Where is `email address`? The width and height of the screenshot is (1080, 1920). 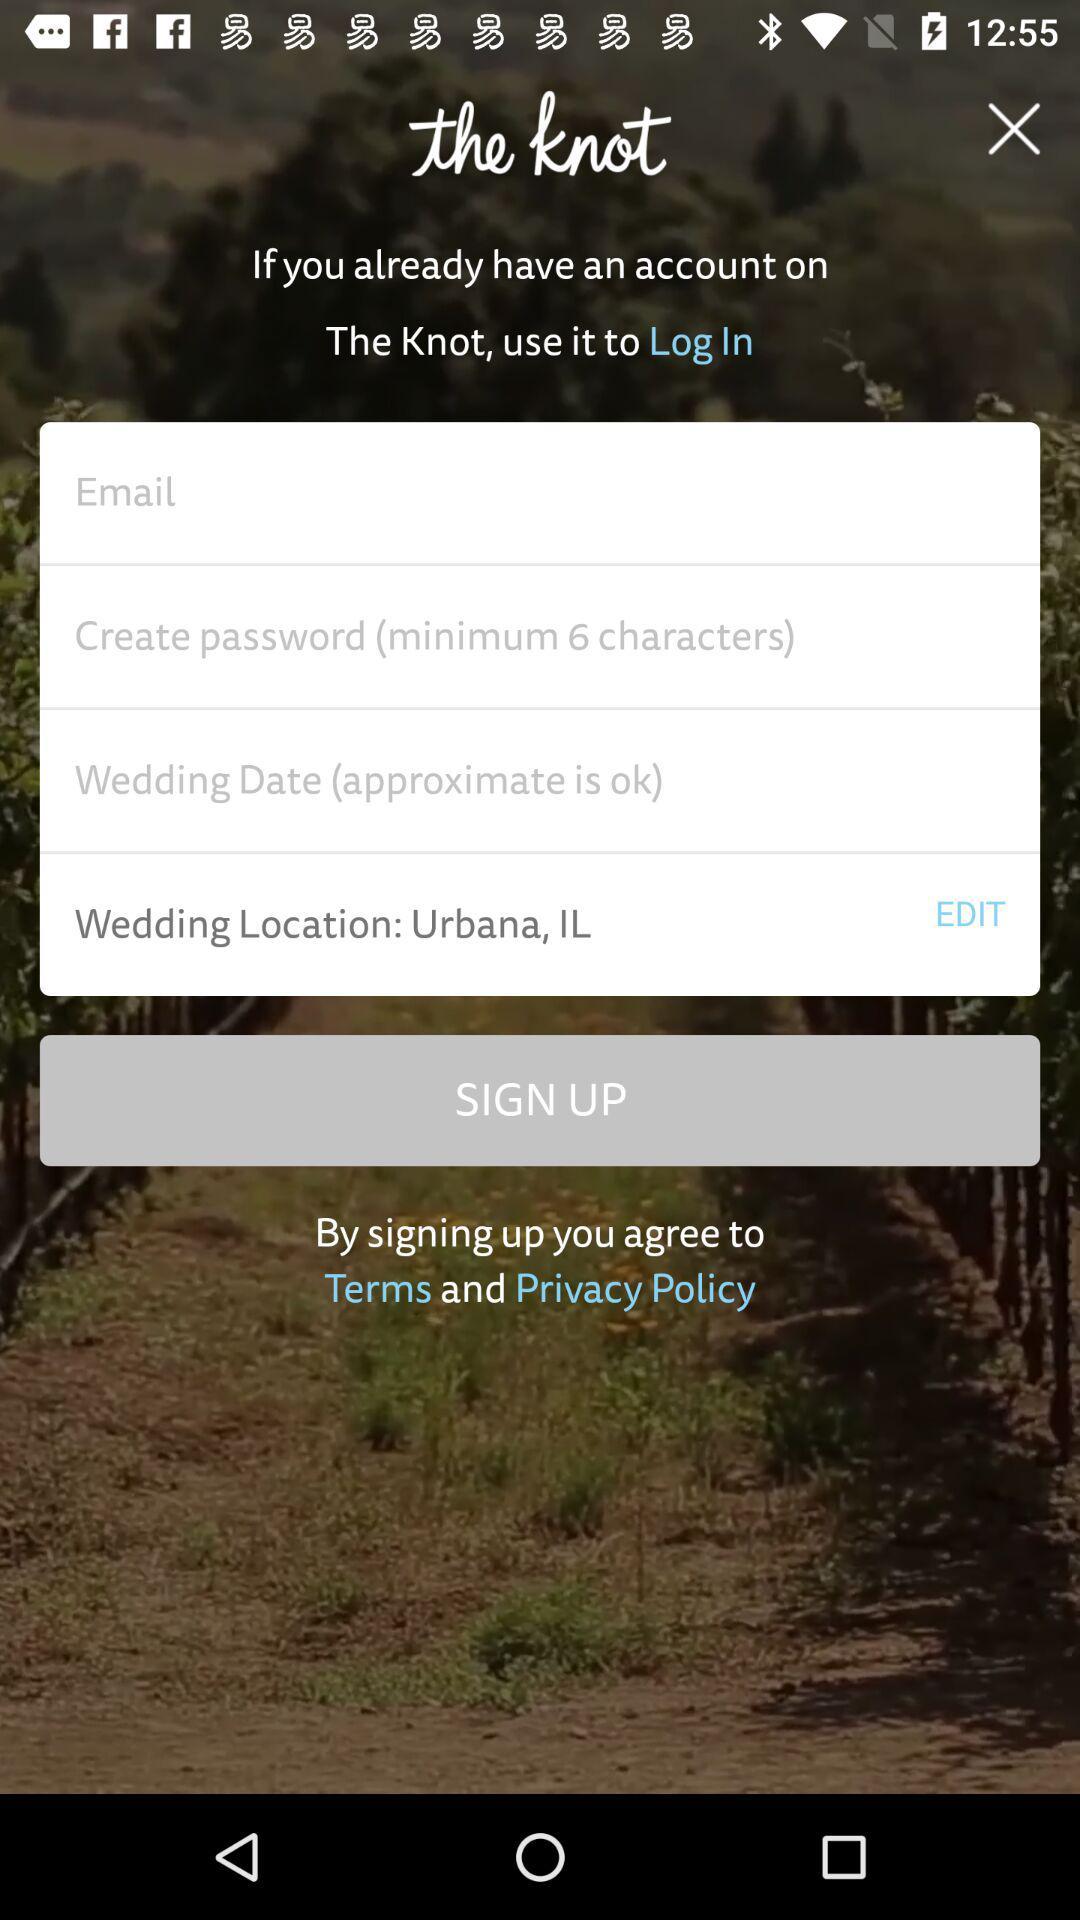 email address is located at coordinates (540, 493).